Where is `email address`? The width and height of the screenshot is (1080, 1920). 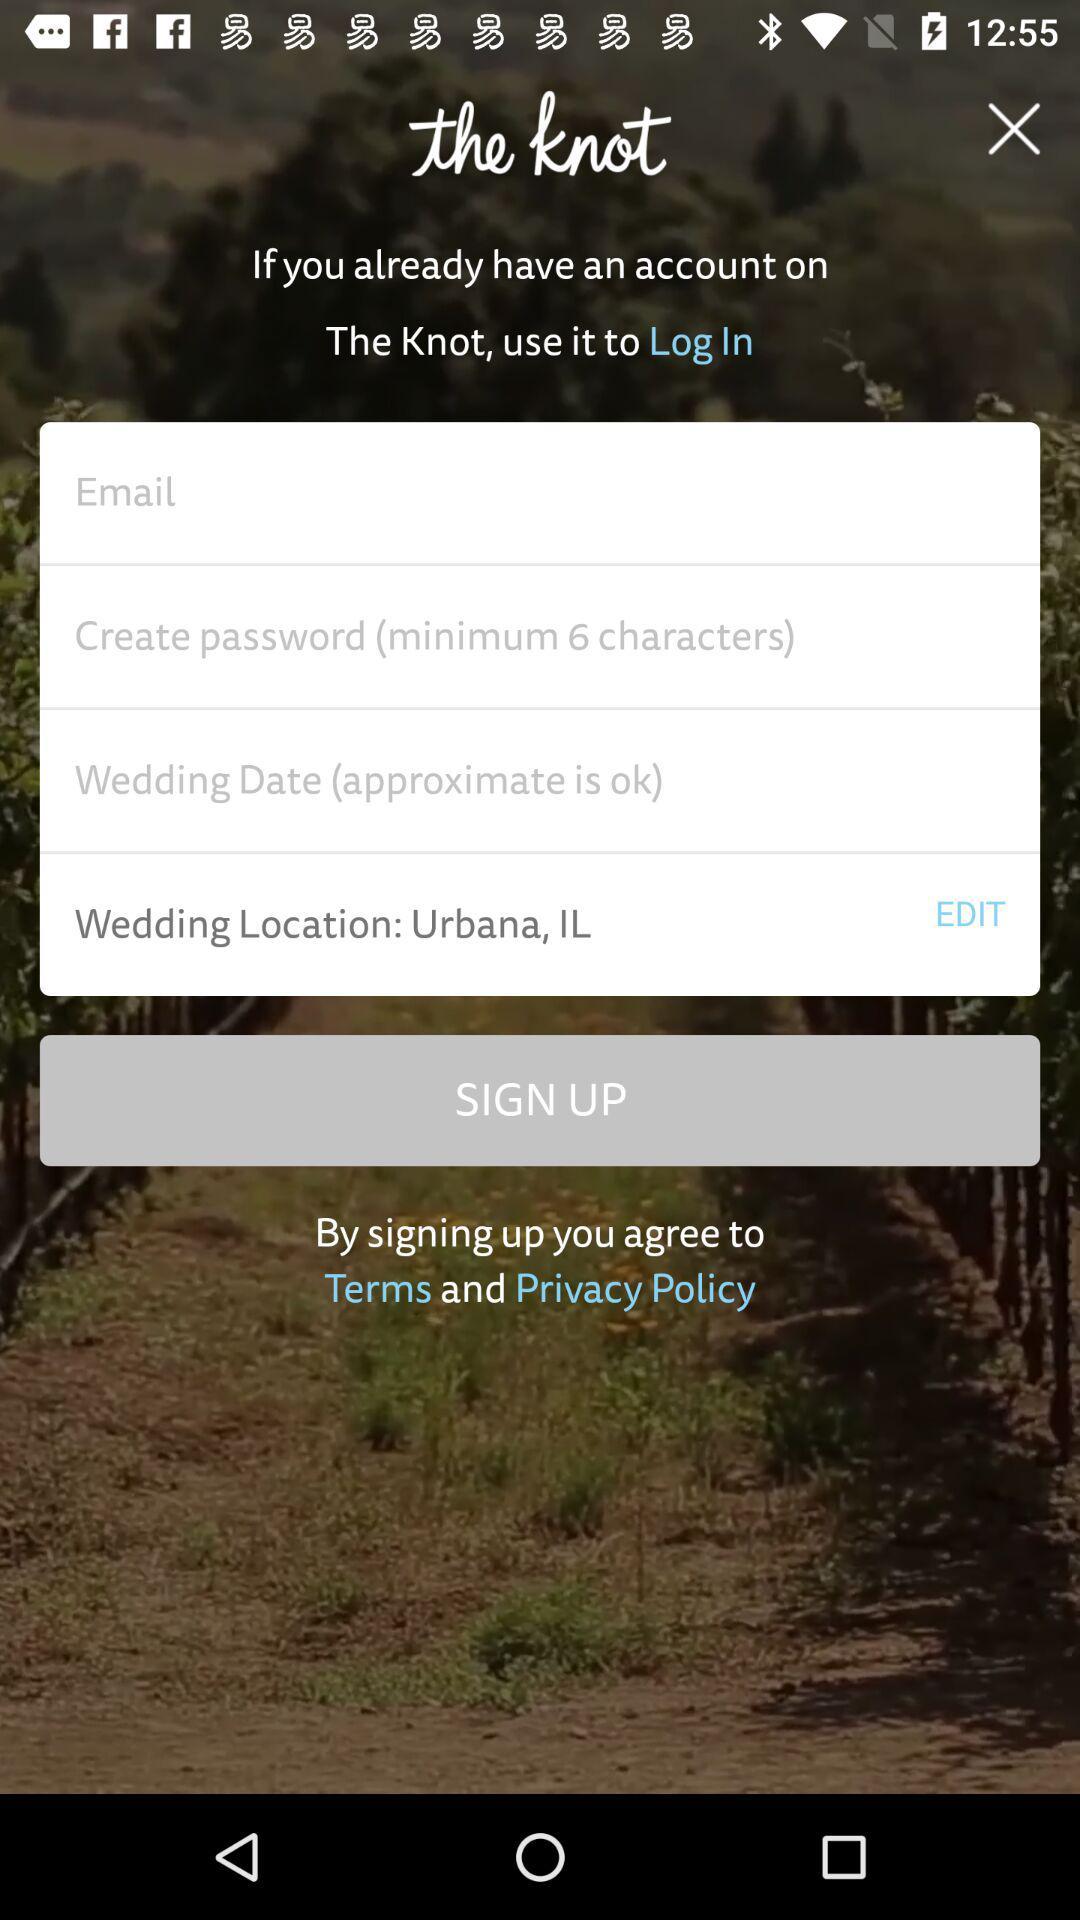 email address is located at coordinates (540, 493).